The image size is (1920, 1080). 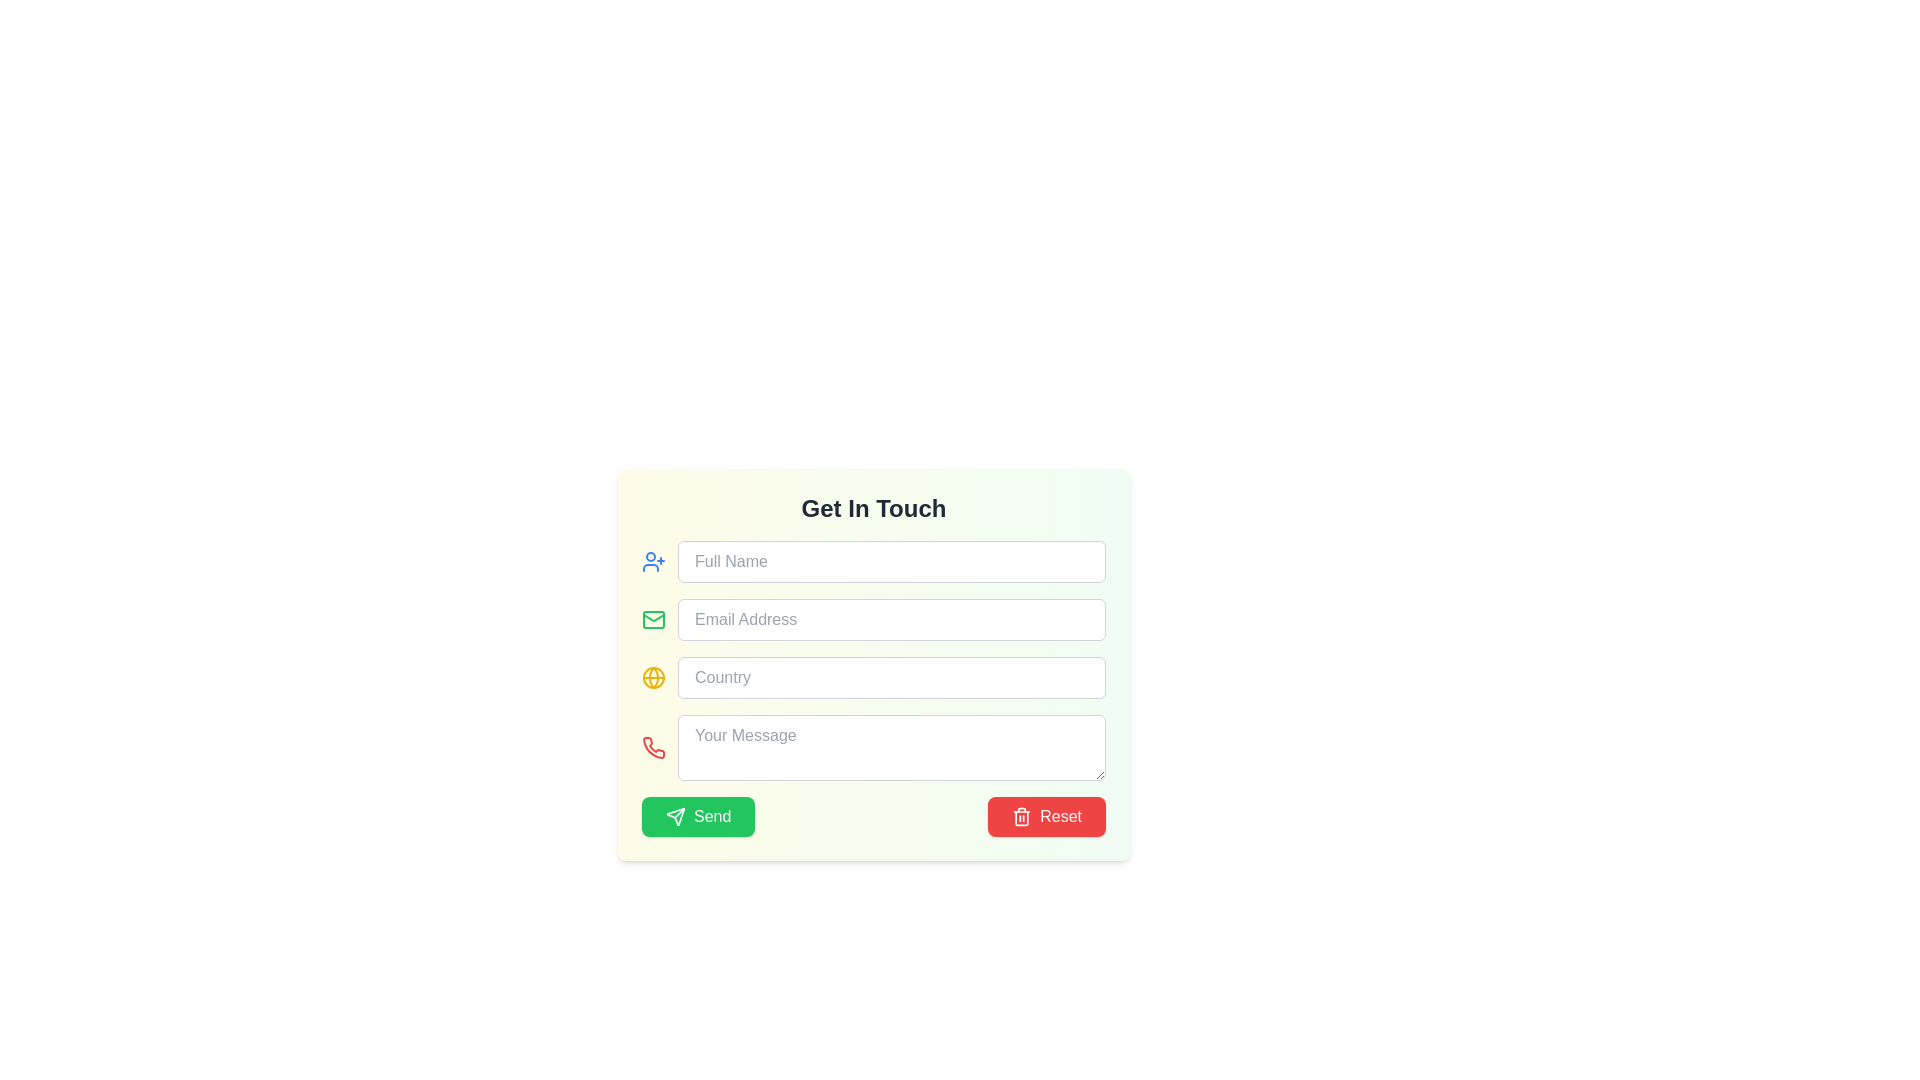 I want to click on the small triangular paper airplane icon with rounded edges, located on the left side of the green 'Send' button at the bottom left of the form, so click(x=676, y=817).